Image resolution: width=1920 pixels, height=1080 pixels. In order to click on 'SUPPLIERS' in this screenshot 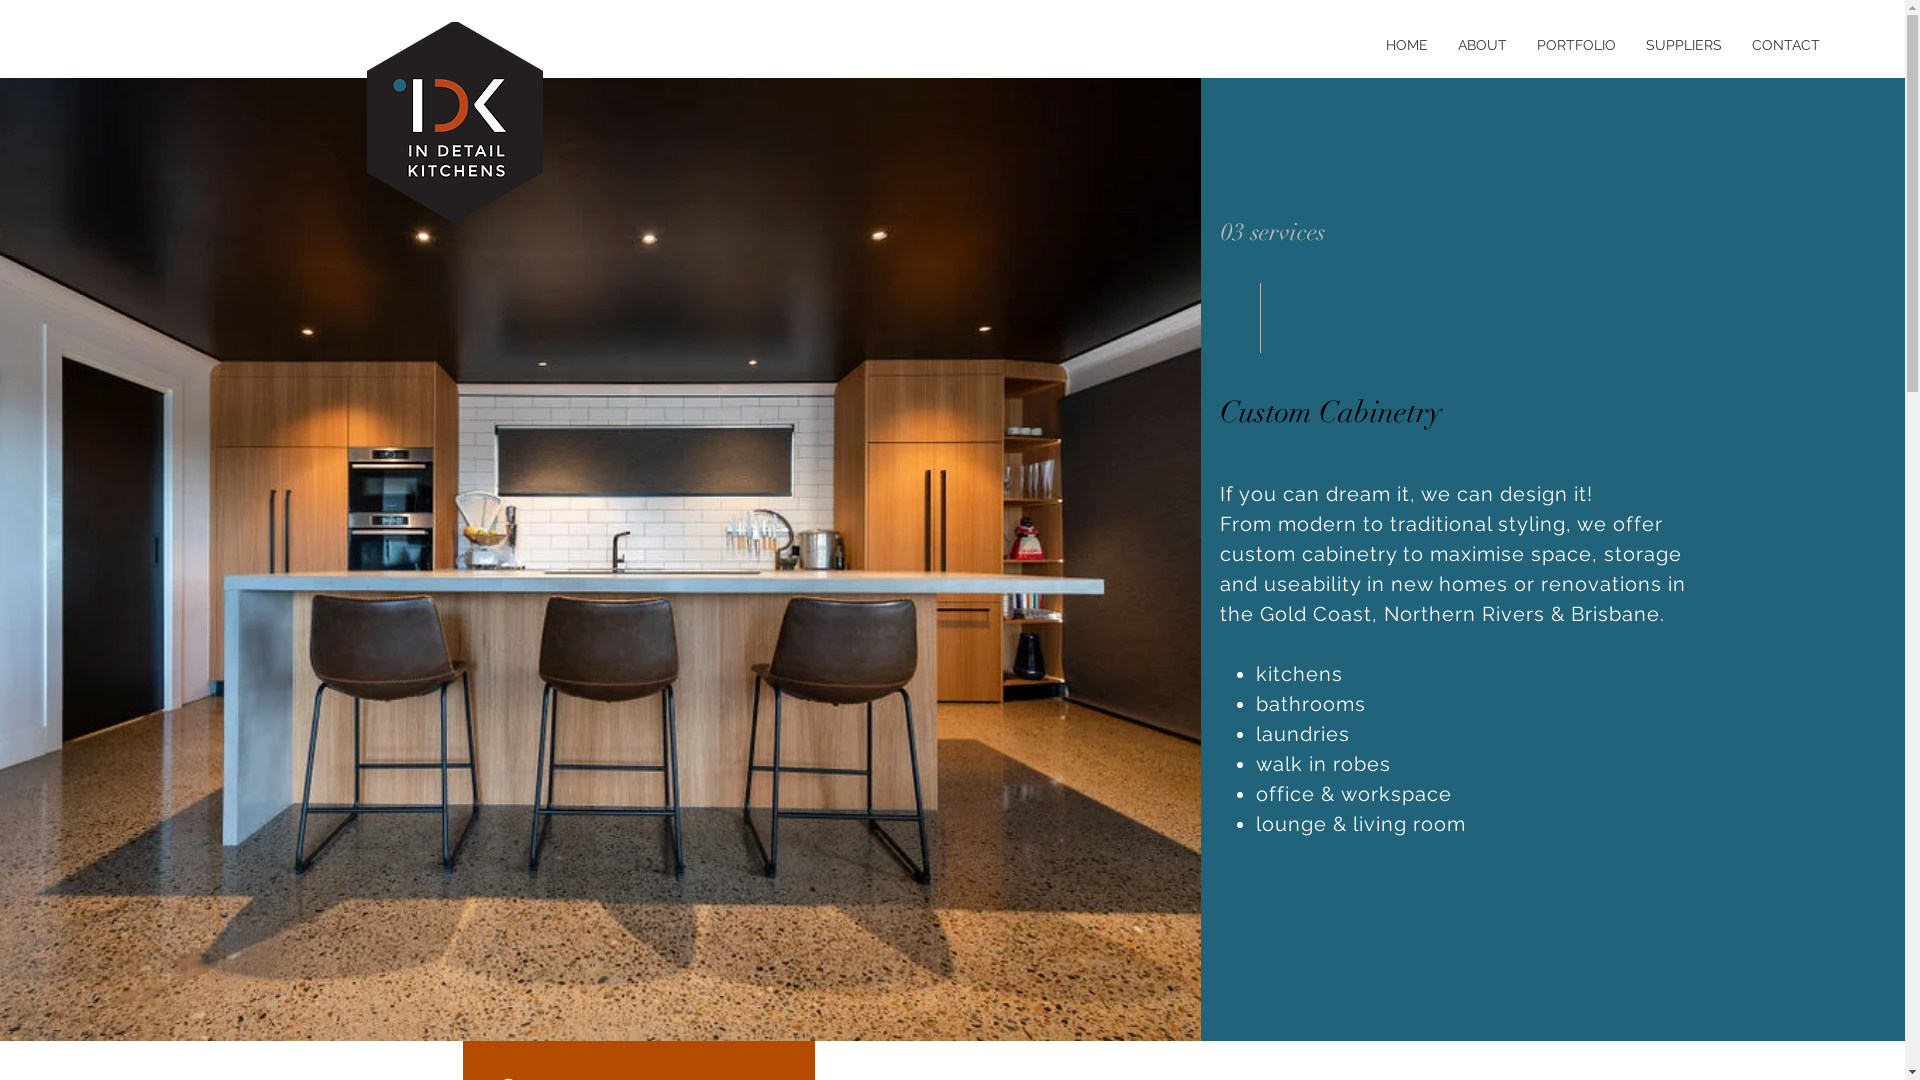, I will do `click(1683, 45)`.